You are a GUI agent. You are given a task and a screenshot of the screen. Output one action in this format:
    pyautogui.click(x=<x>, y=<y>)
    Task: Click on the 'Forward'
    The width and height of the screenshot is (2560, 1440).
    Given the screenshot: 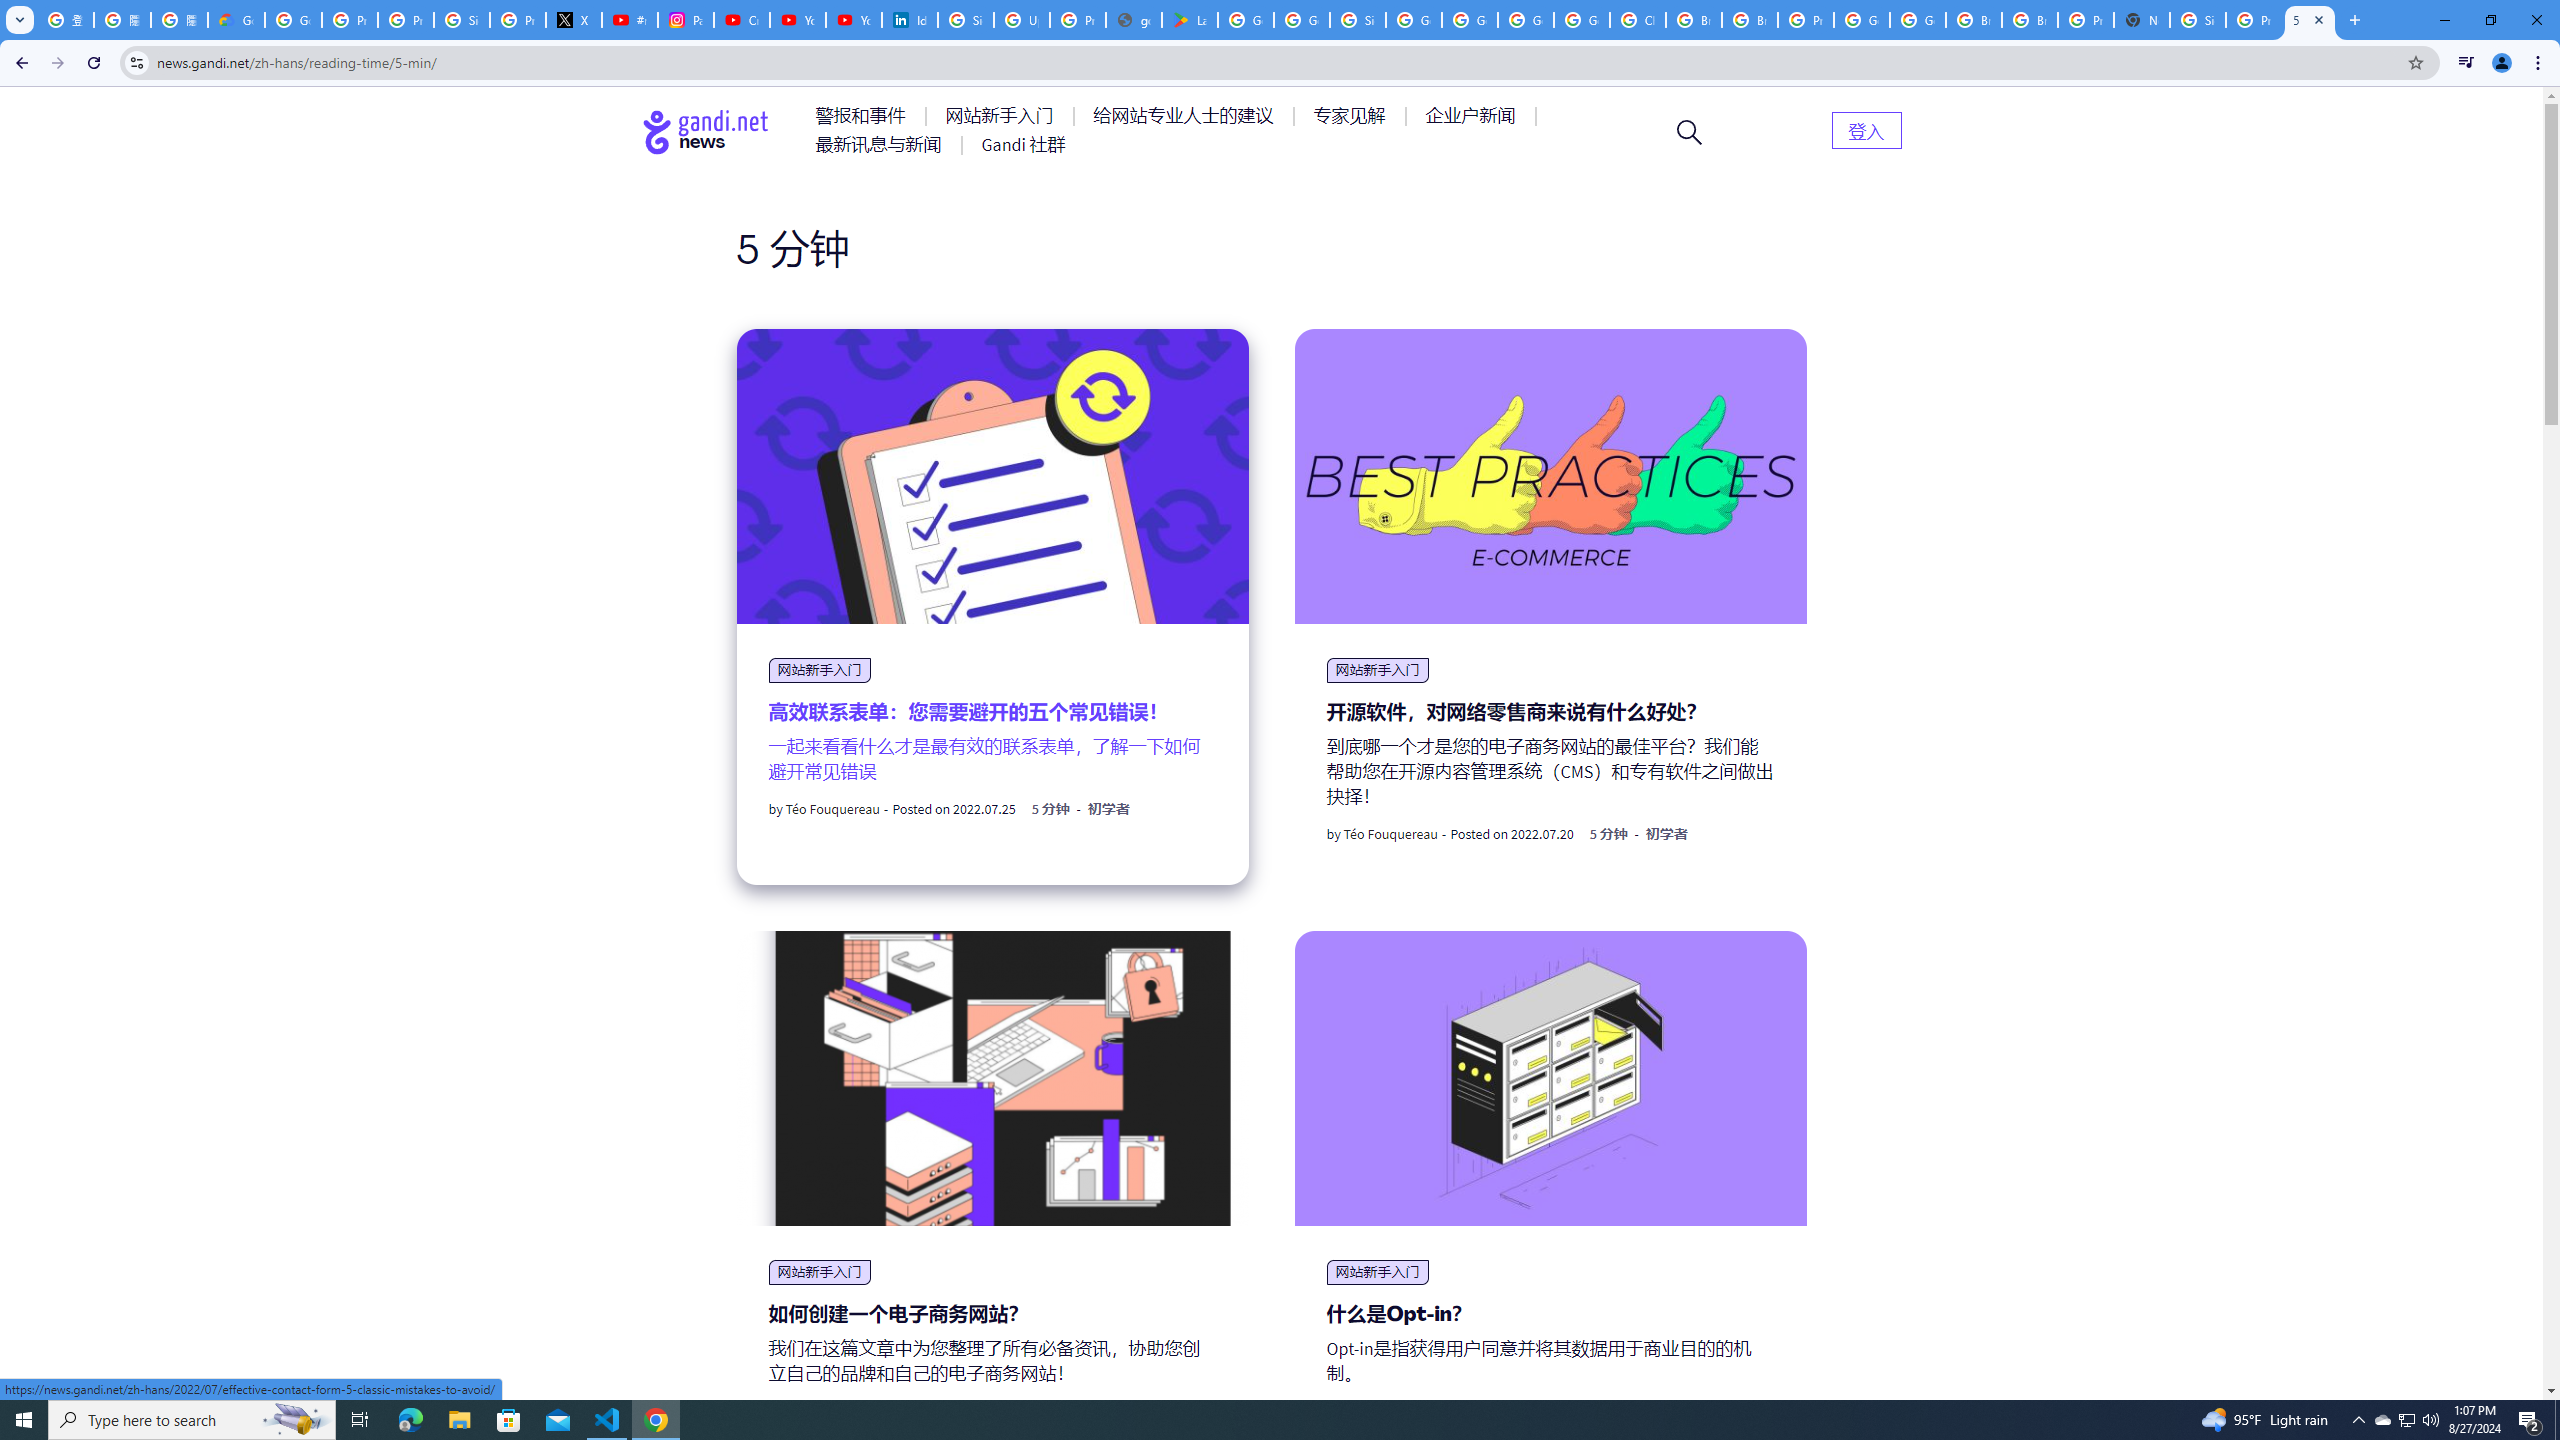 What is the action you would take?
    pyautogui.click(x=57, y=62)
    